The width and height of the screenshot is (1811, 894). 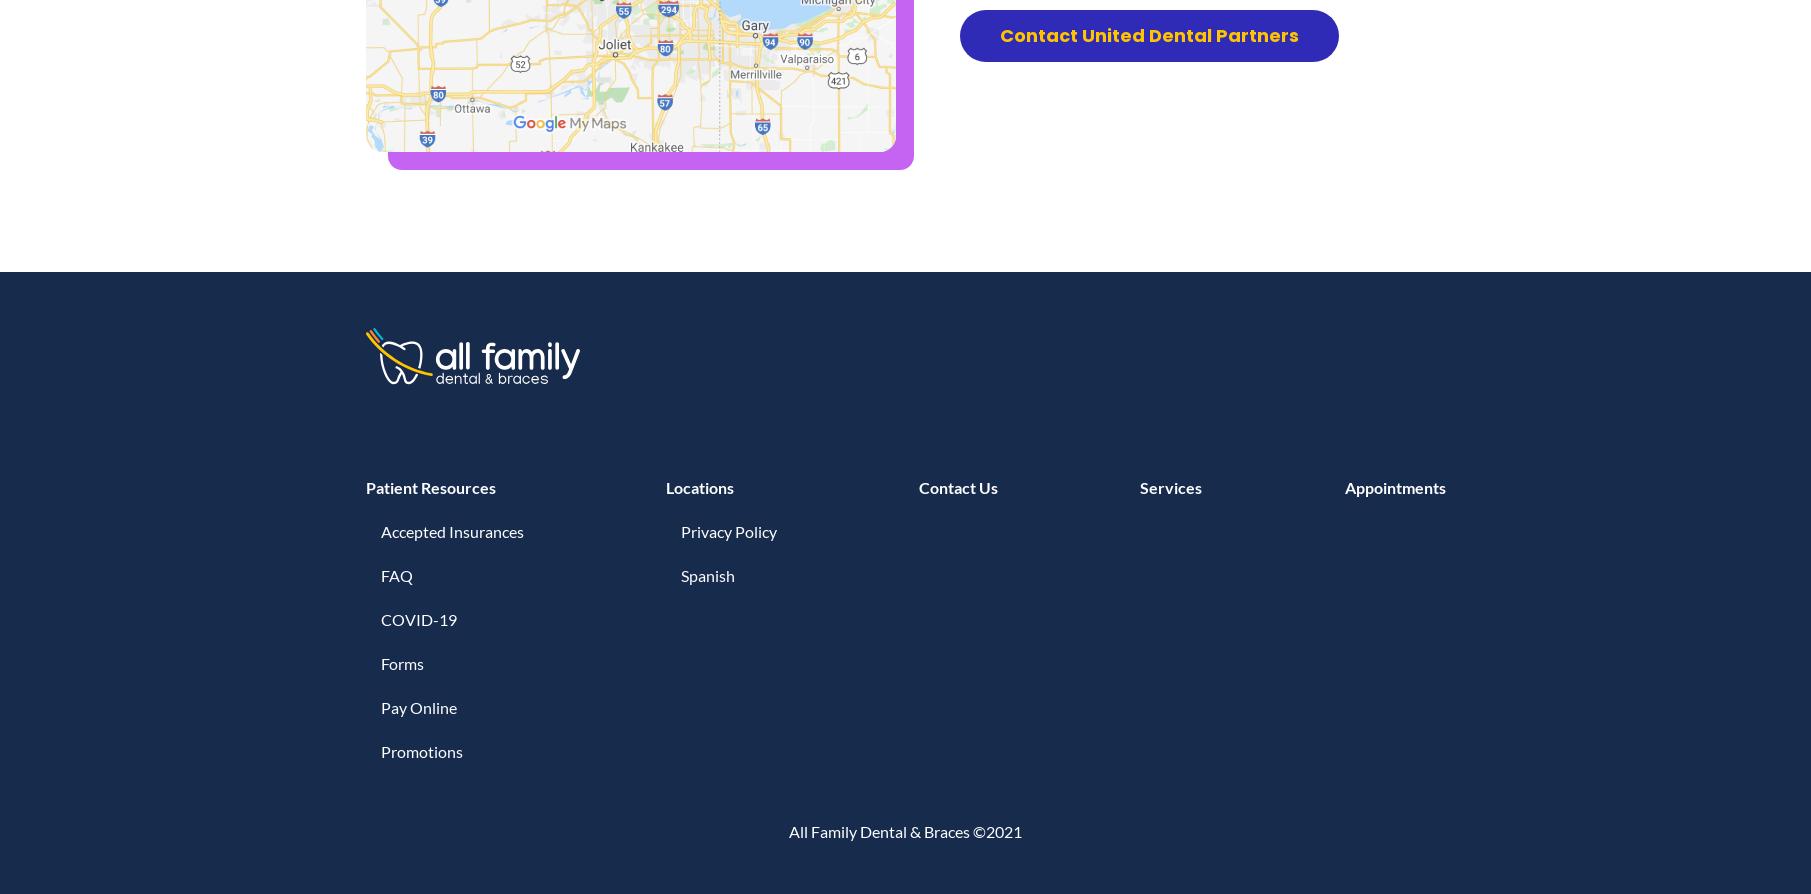 I want to click on 'Promotions', so click(x=421, y=750).